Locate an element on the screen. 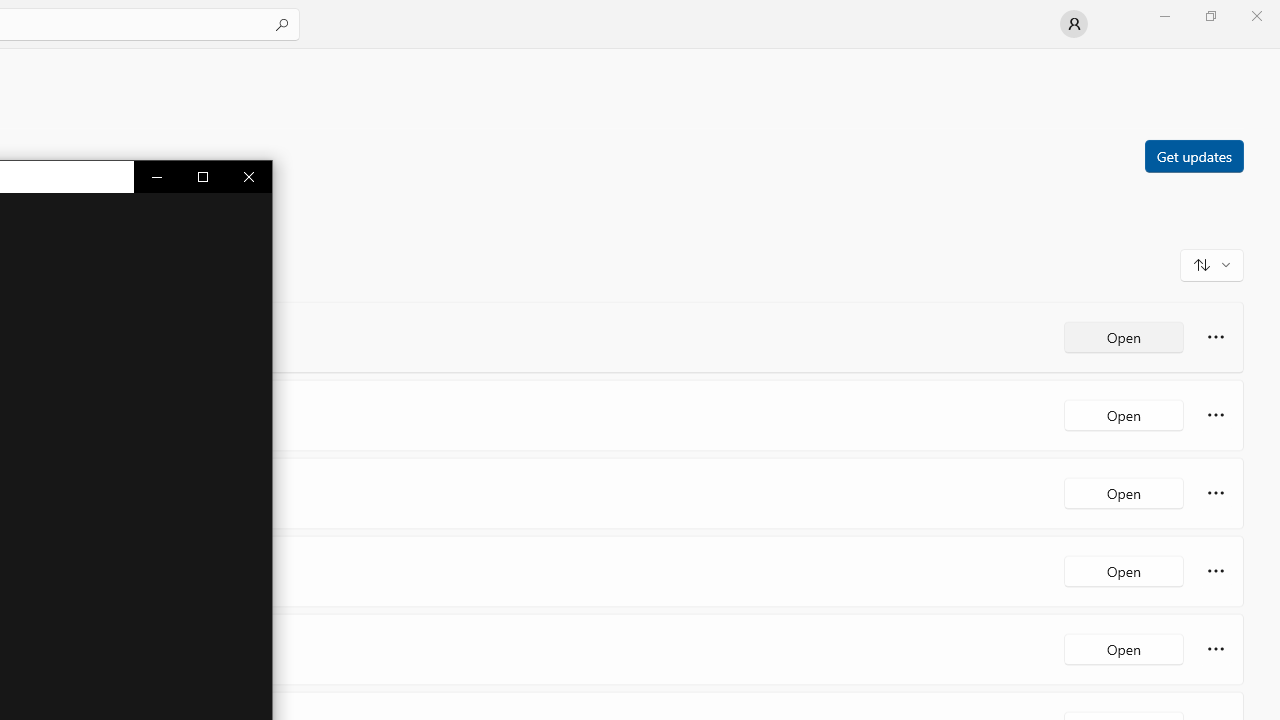 Image resolution: width=1280 pixels, height=720 pixels. 'Close Xbox Console Companion' is located at coordinates (247, 176).